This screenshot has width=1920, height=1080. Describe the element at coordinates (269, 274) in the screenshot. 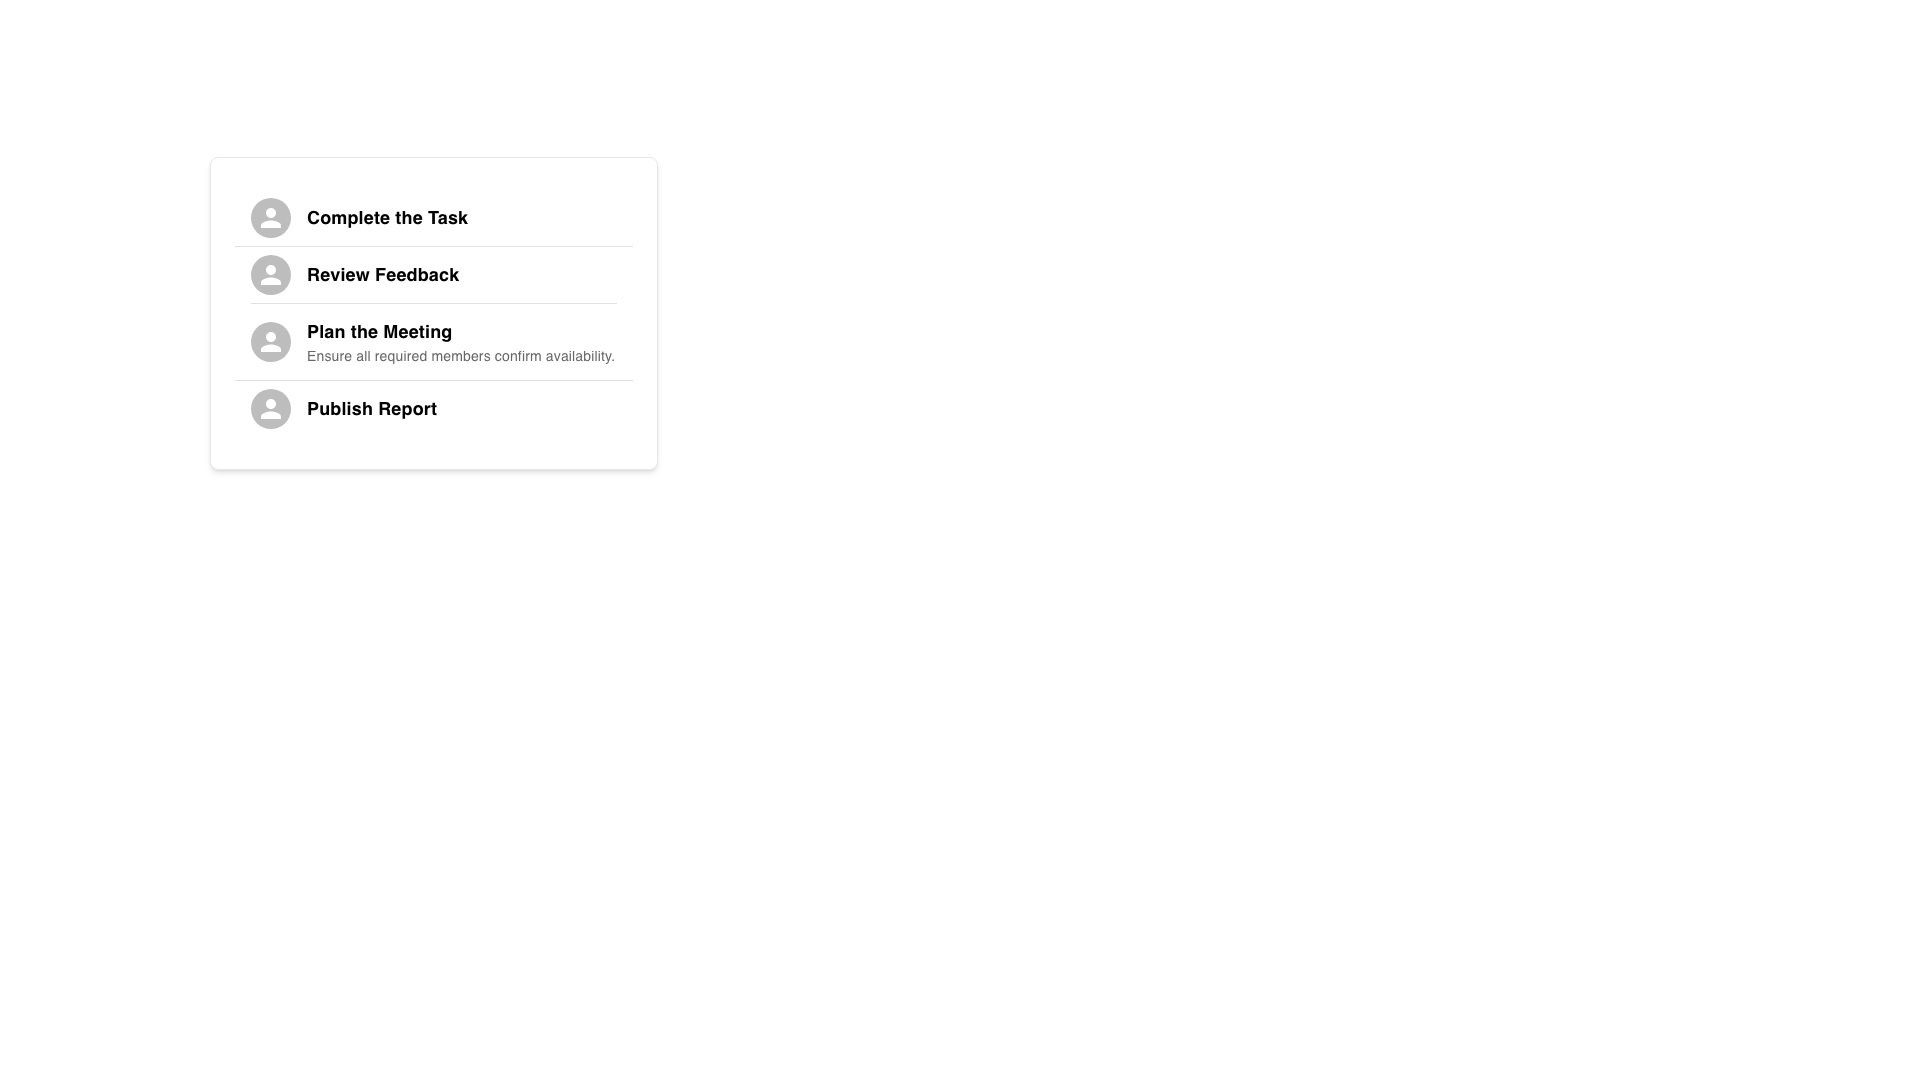

I see `the area surrounding the person-shaped icon within the circular green avatar of the 'Review Feedback' menu item to interact with it` at that location.